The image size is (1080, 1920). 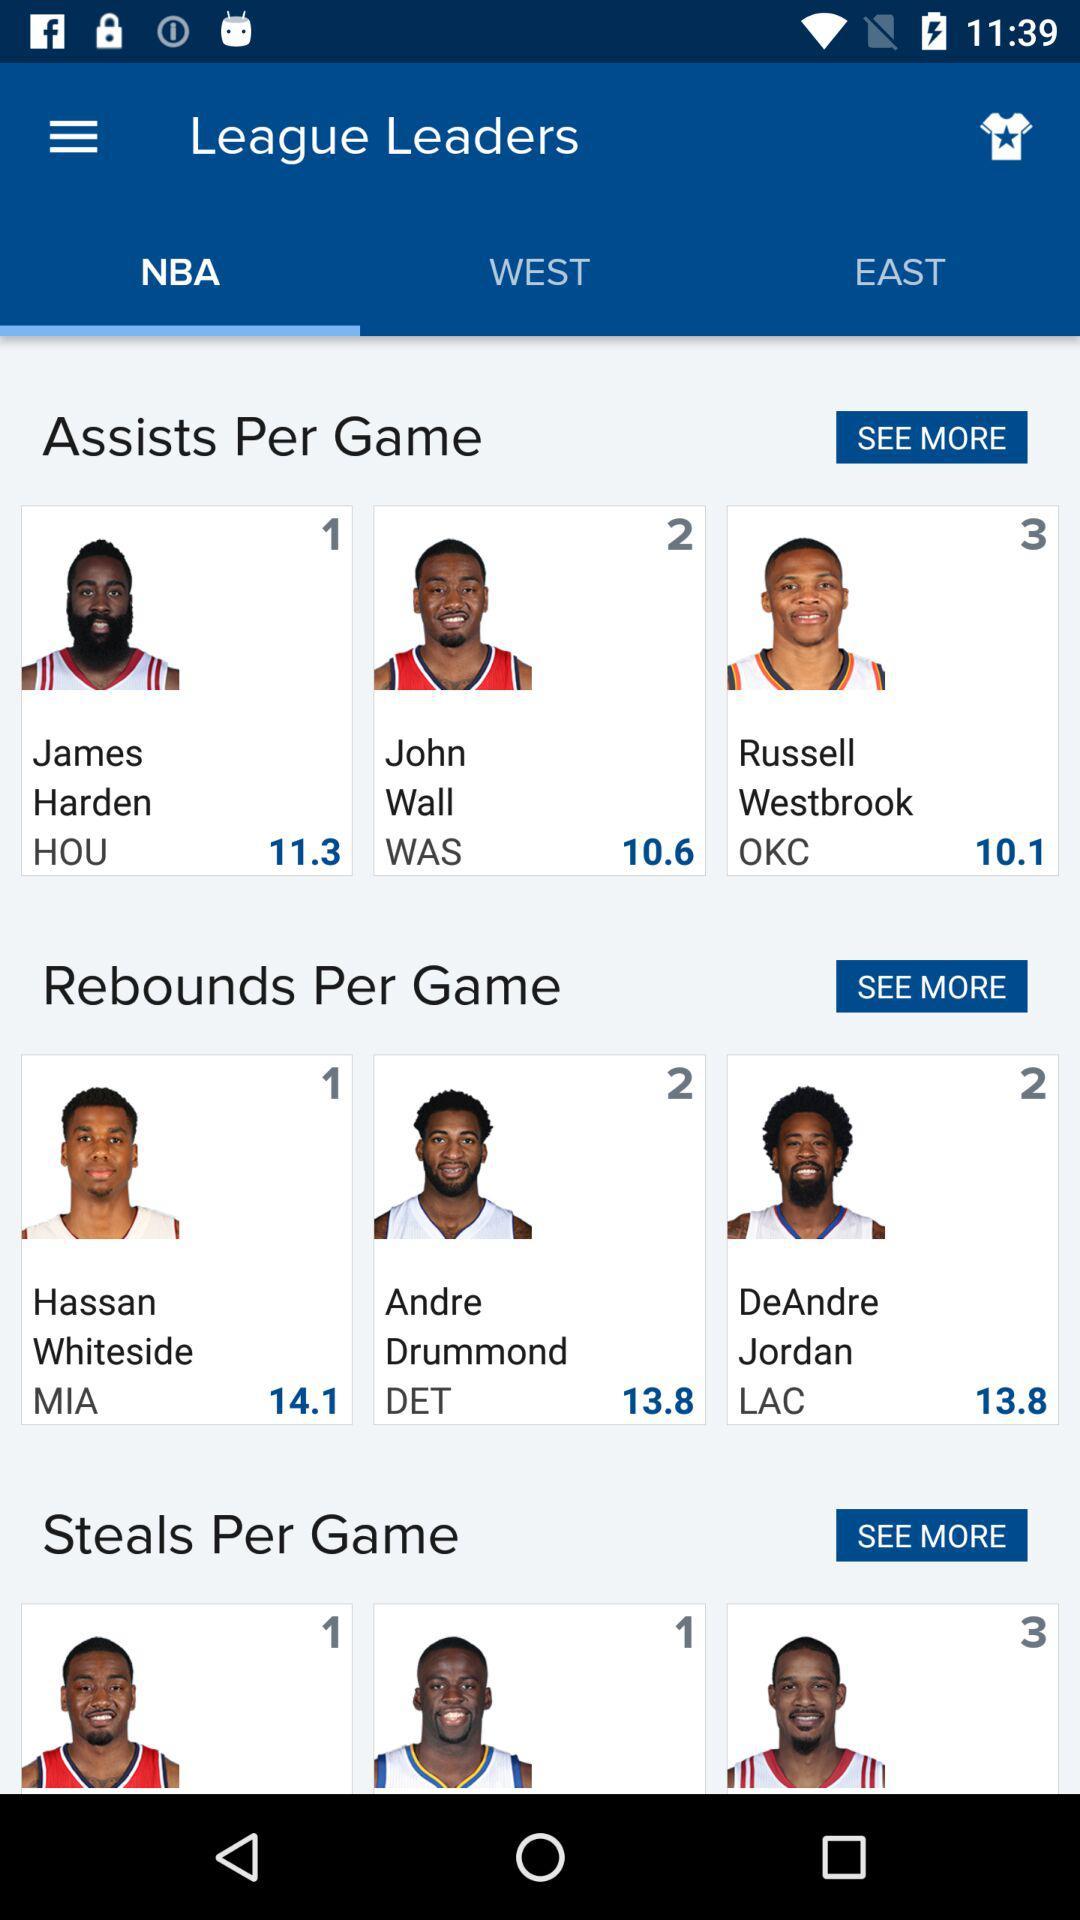 I want to click on the see more  which is beside the steals per game, so click(x=932, y=1534).